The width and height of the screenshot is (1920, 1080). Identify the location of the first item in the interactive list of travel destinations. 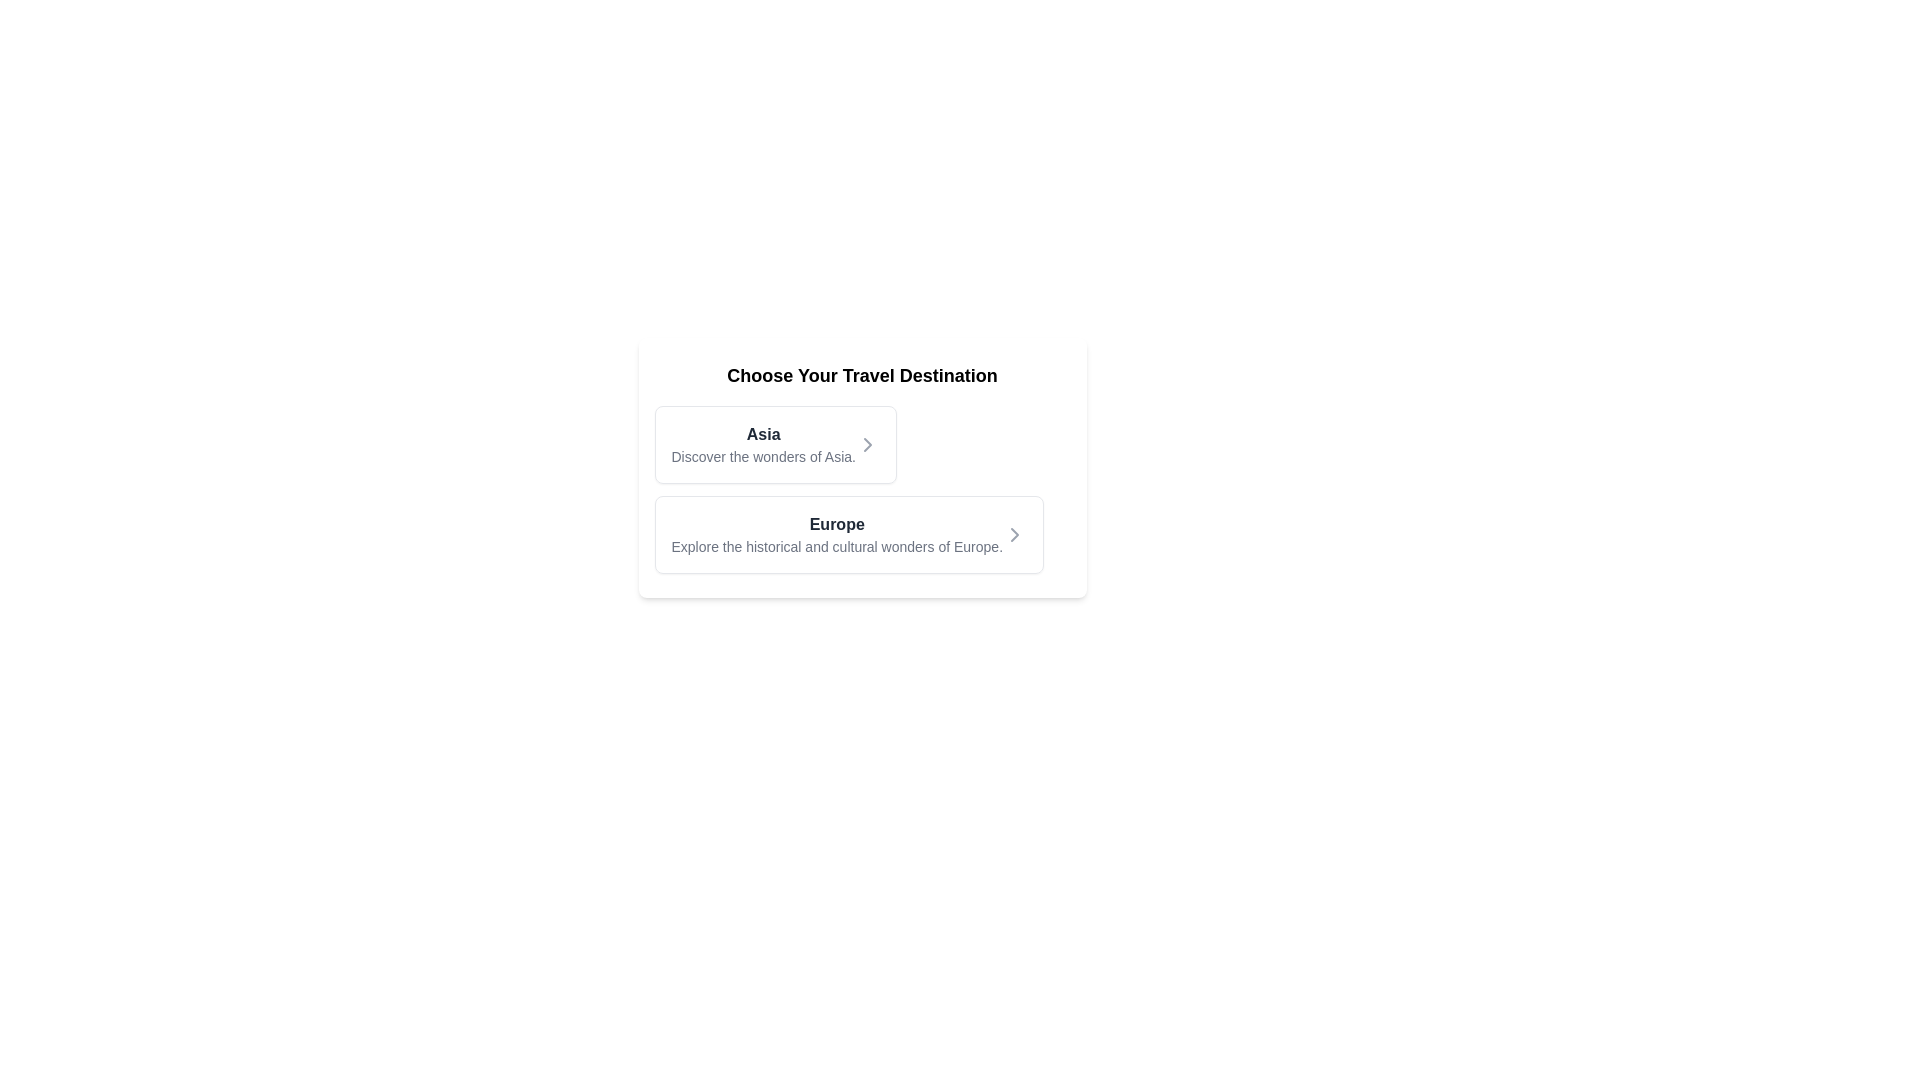
(774, 443).